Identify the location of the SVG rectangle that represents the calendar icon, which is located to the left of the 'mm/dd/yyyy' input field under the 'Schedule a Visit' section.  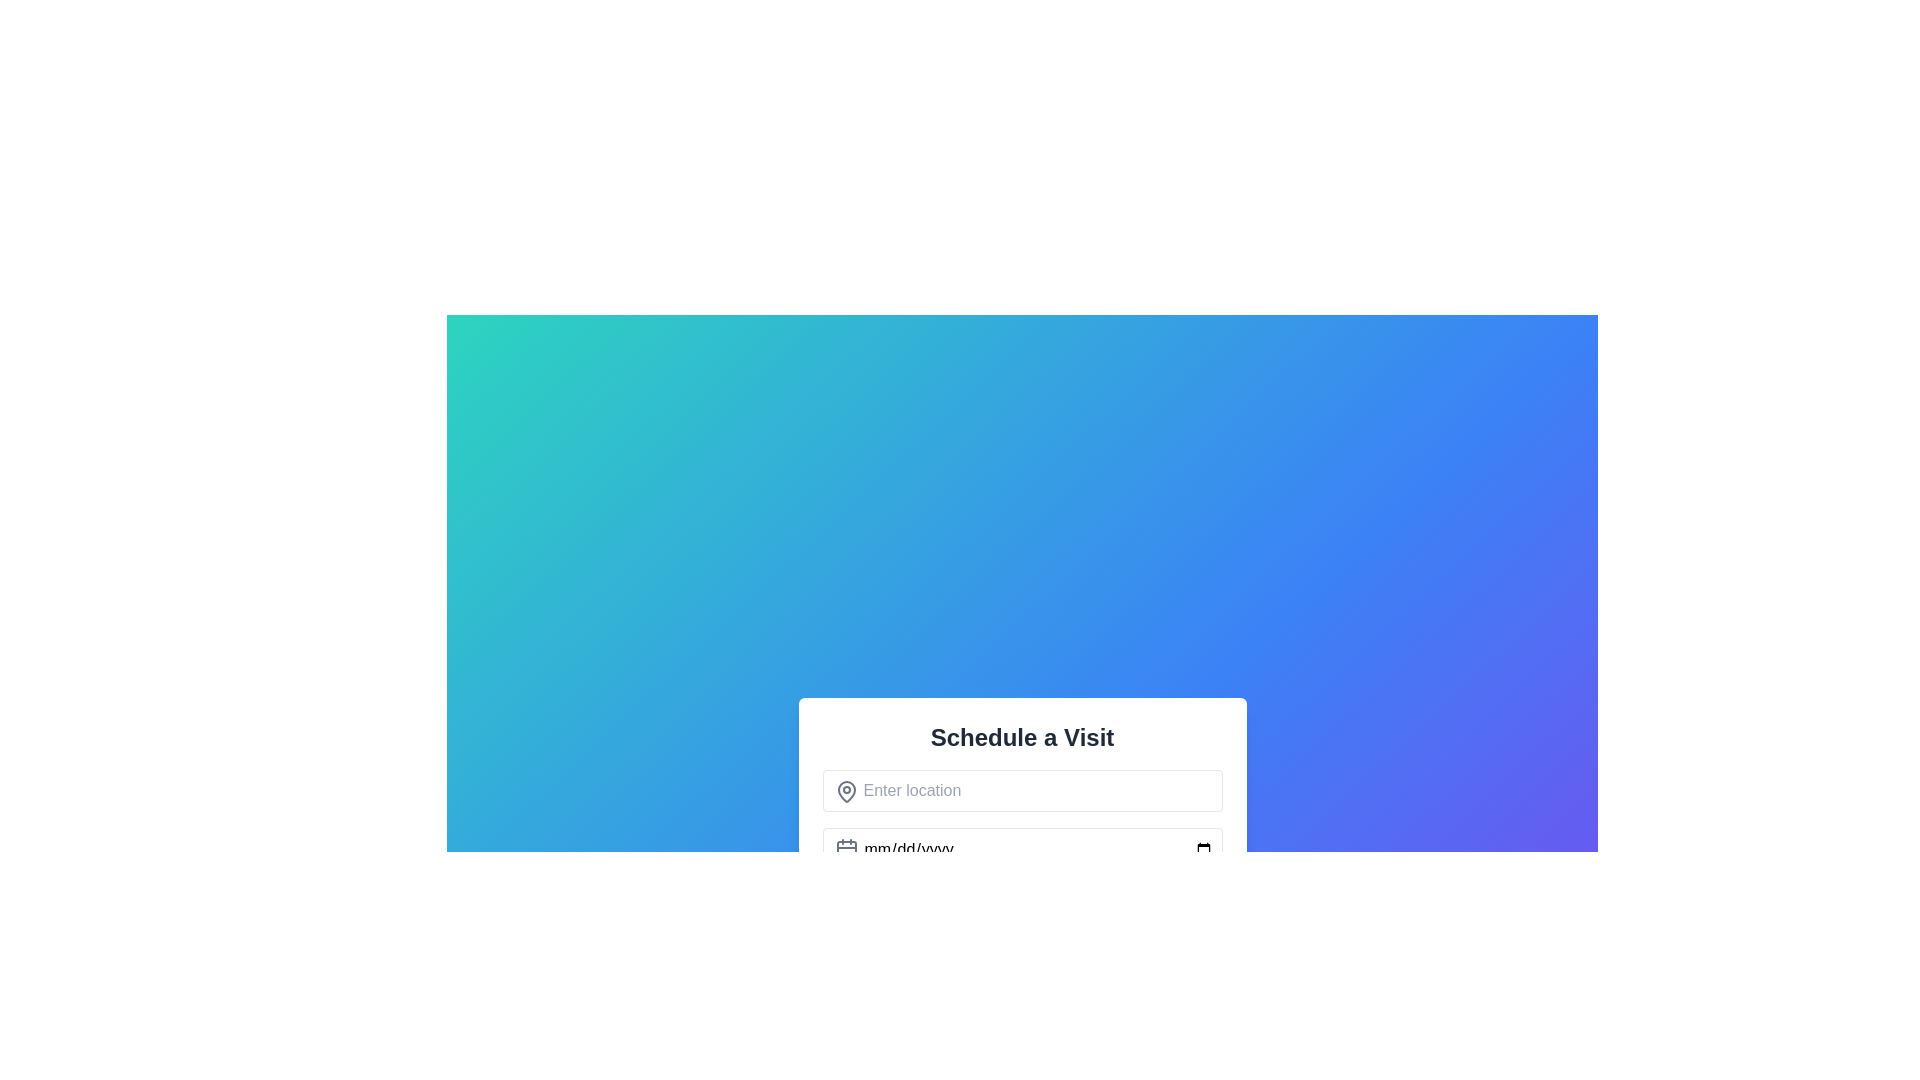
(846, 851).